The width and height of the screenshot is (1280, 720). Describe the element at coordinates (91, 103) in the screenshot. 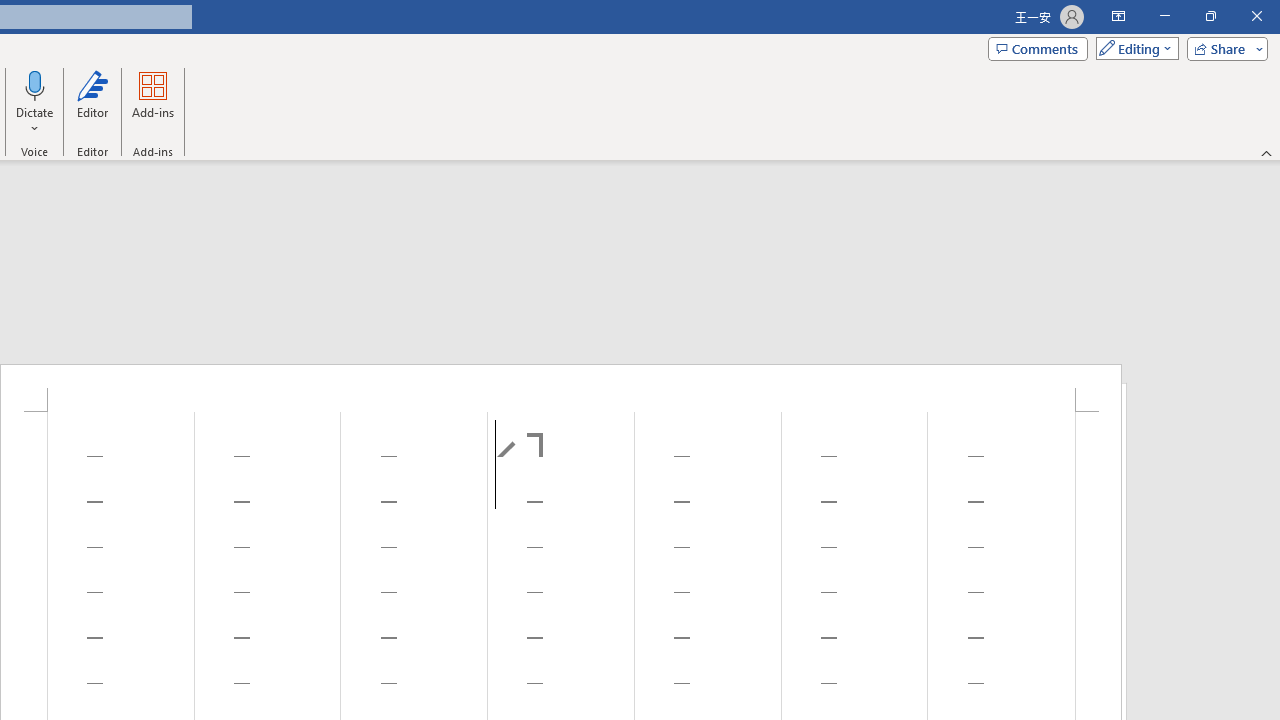

I see `'Editor'` at that location.